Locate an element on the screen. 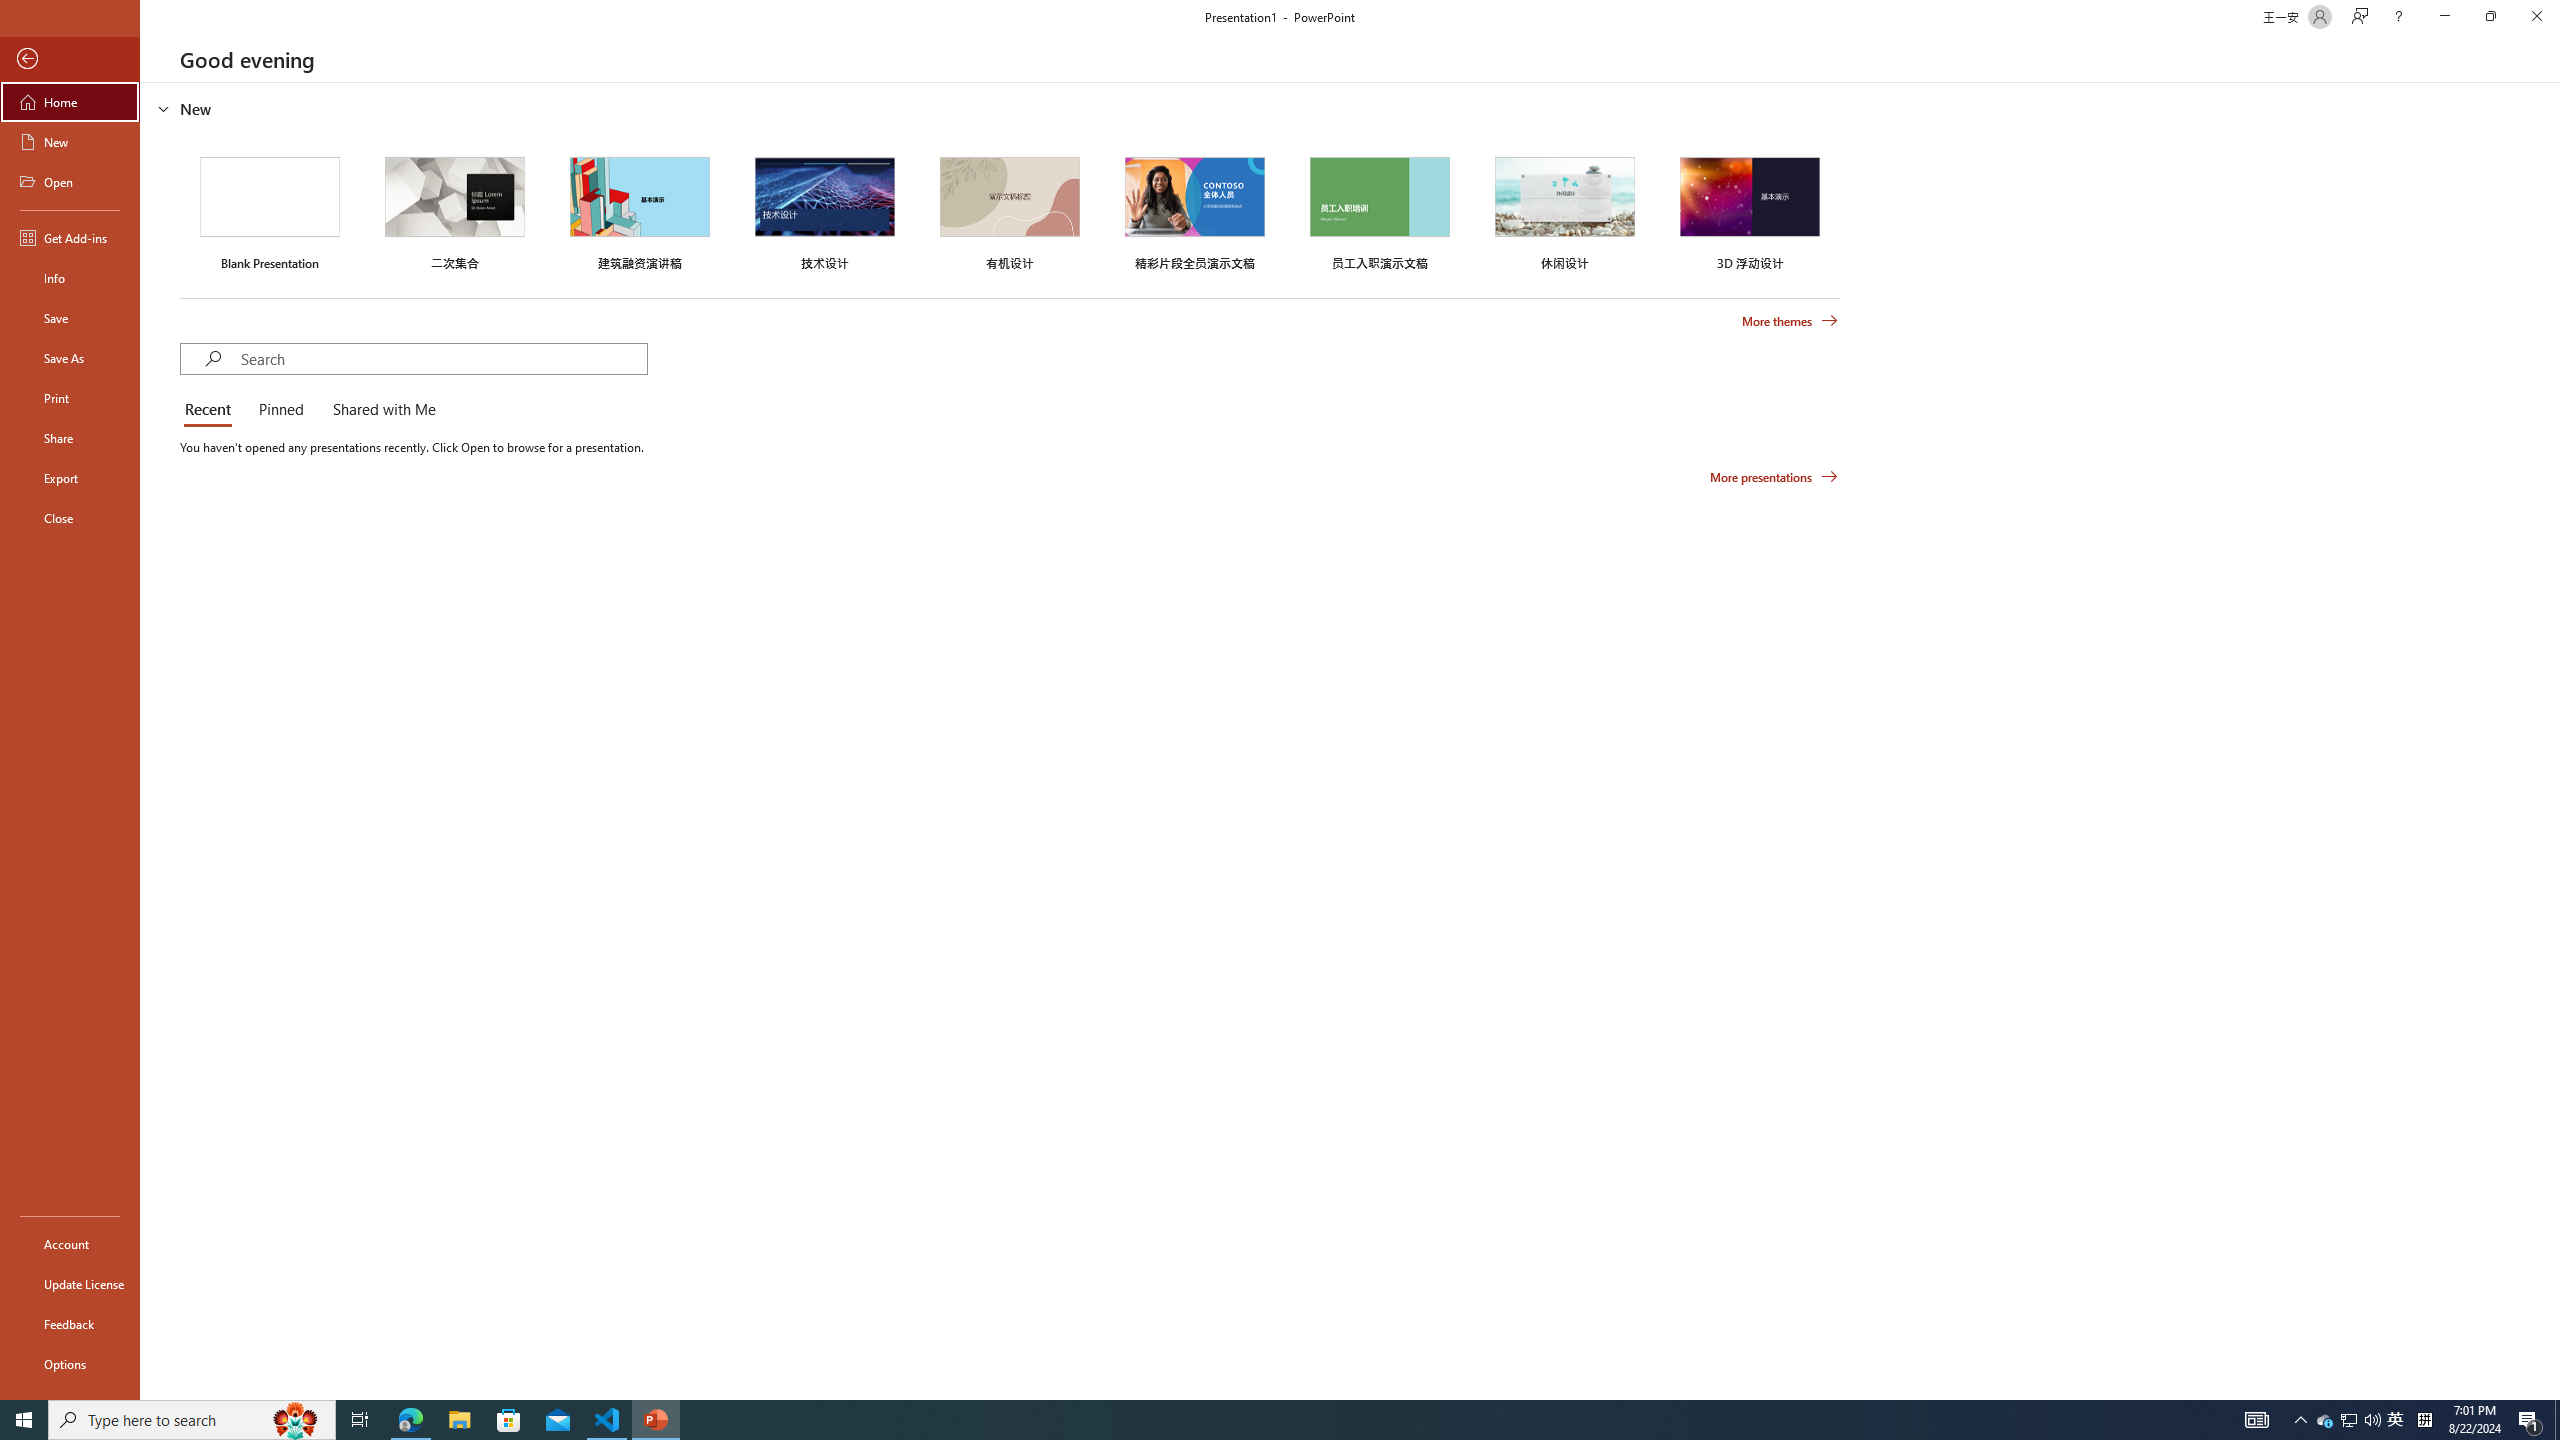 This screenshot has width=2560, height=1440. 'Minimize' is located at coordinates (2443, 16).